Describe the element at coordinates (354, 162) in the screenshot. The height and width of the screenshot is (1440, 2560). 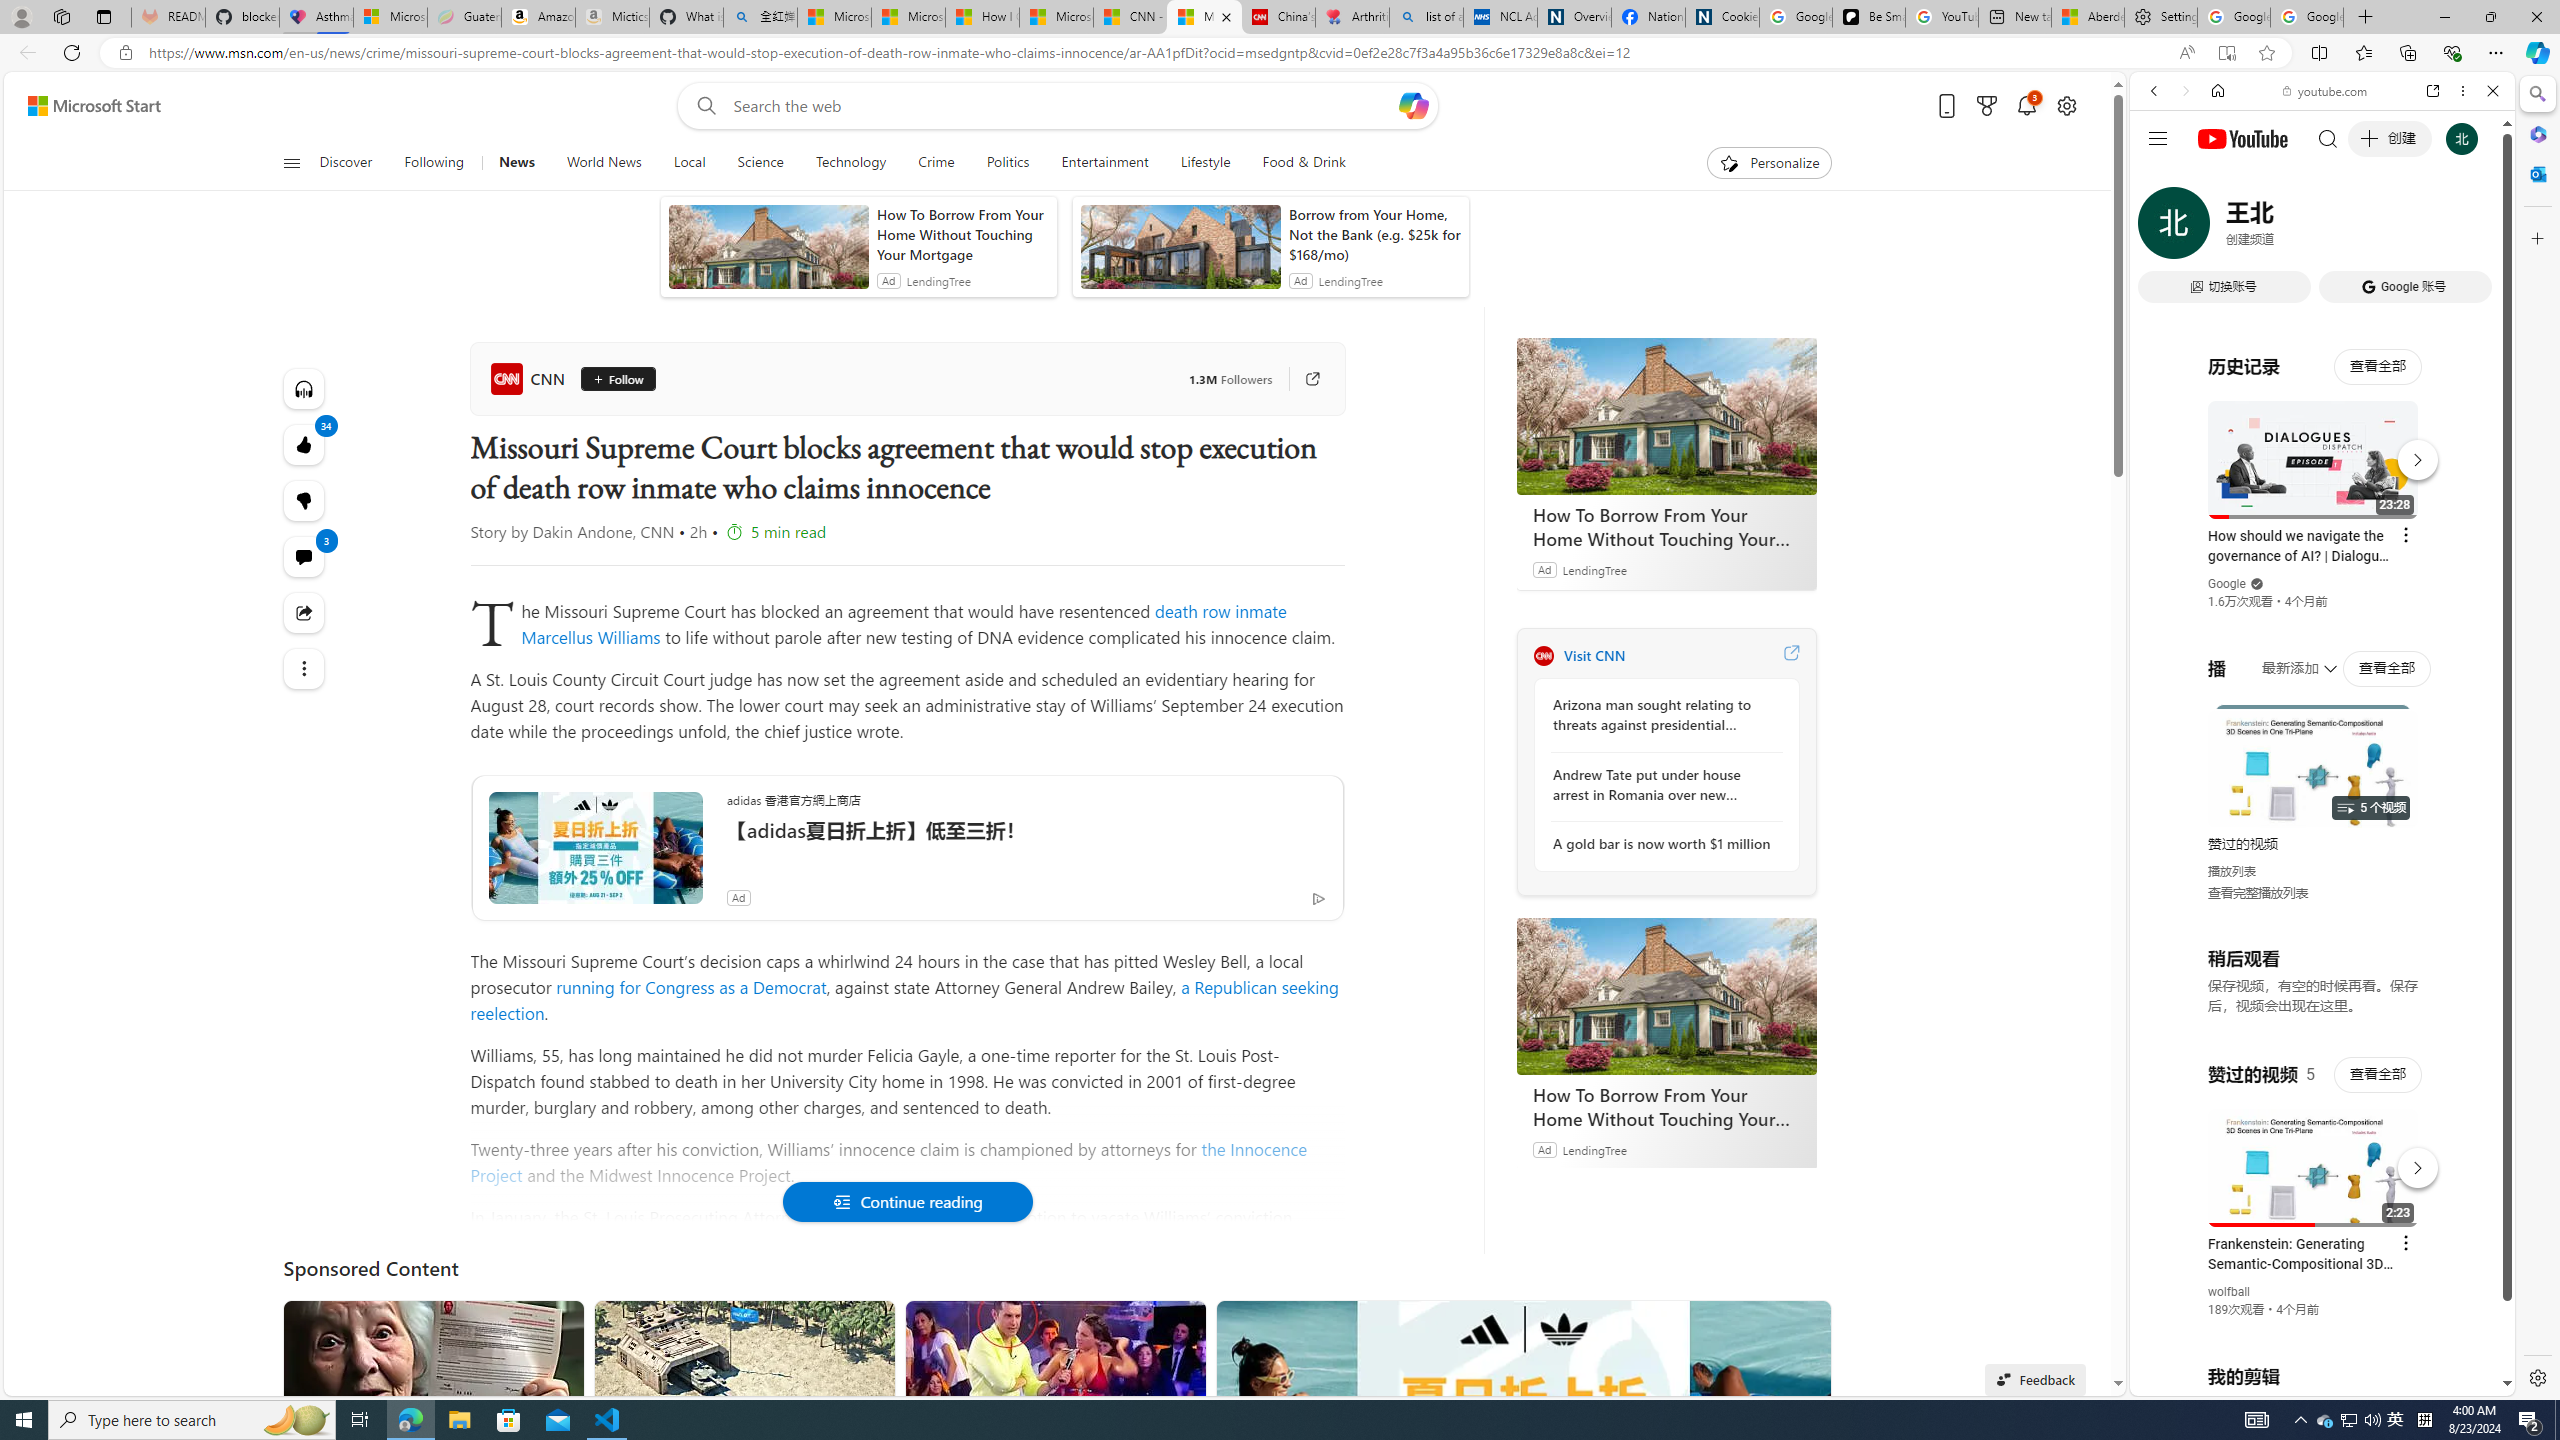
I see `'Discover'` at that location.